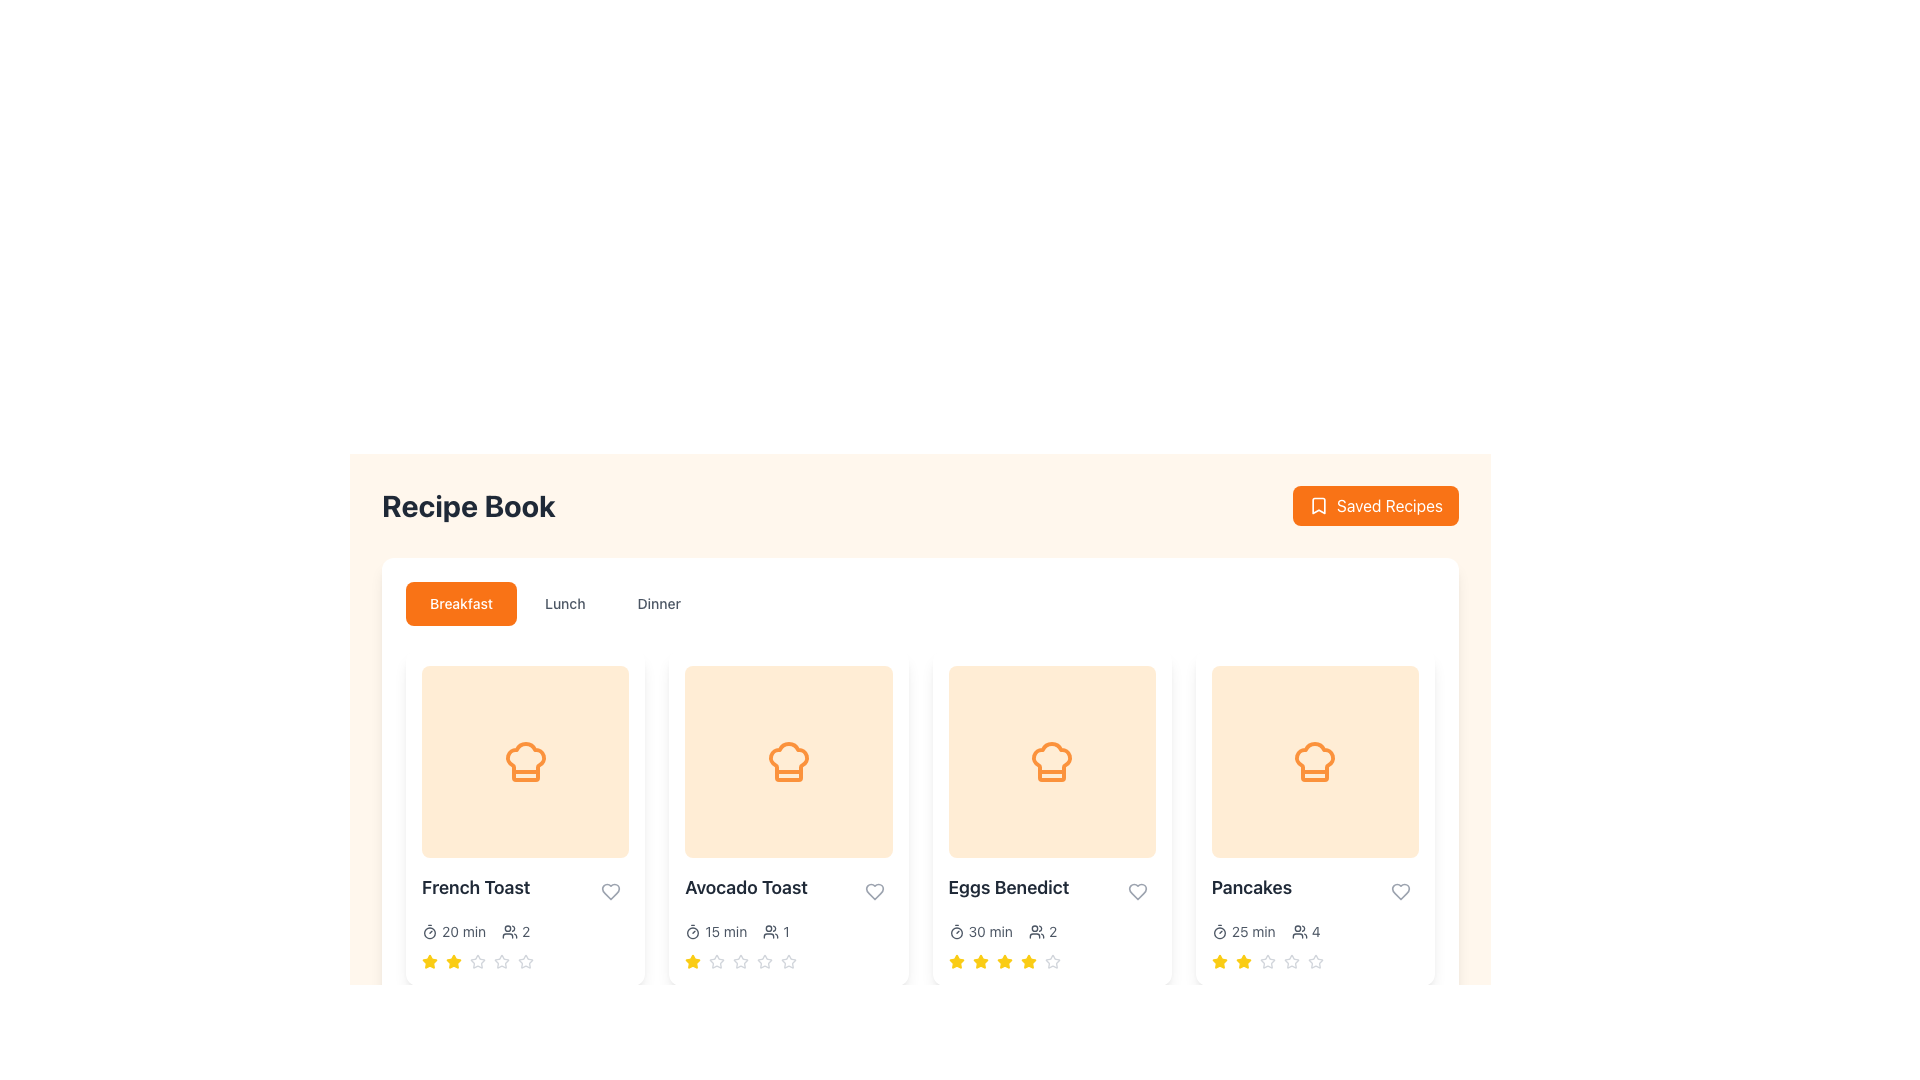 This screenshot has width=1920, height=1080. Describe the element at coordinates (1051, 762) in the screenshot. I see `the recipe category icon located in the second card of the third row below the 'Recipe Book' header, which is the third item from the left in the row` at that location.